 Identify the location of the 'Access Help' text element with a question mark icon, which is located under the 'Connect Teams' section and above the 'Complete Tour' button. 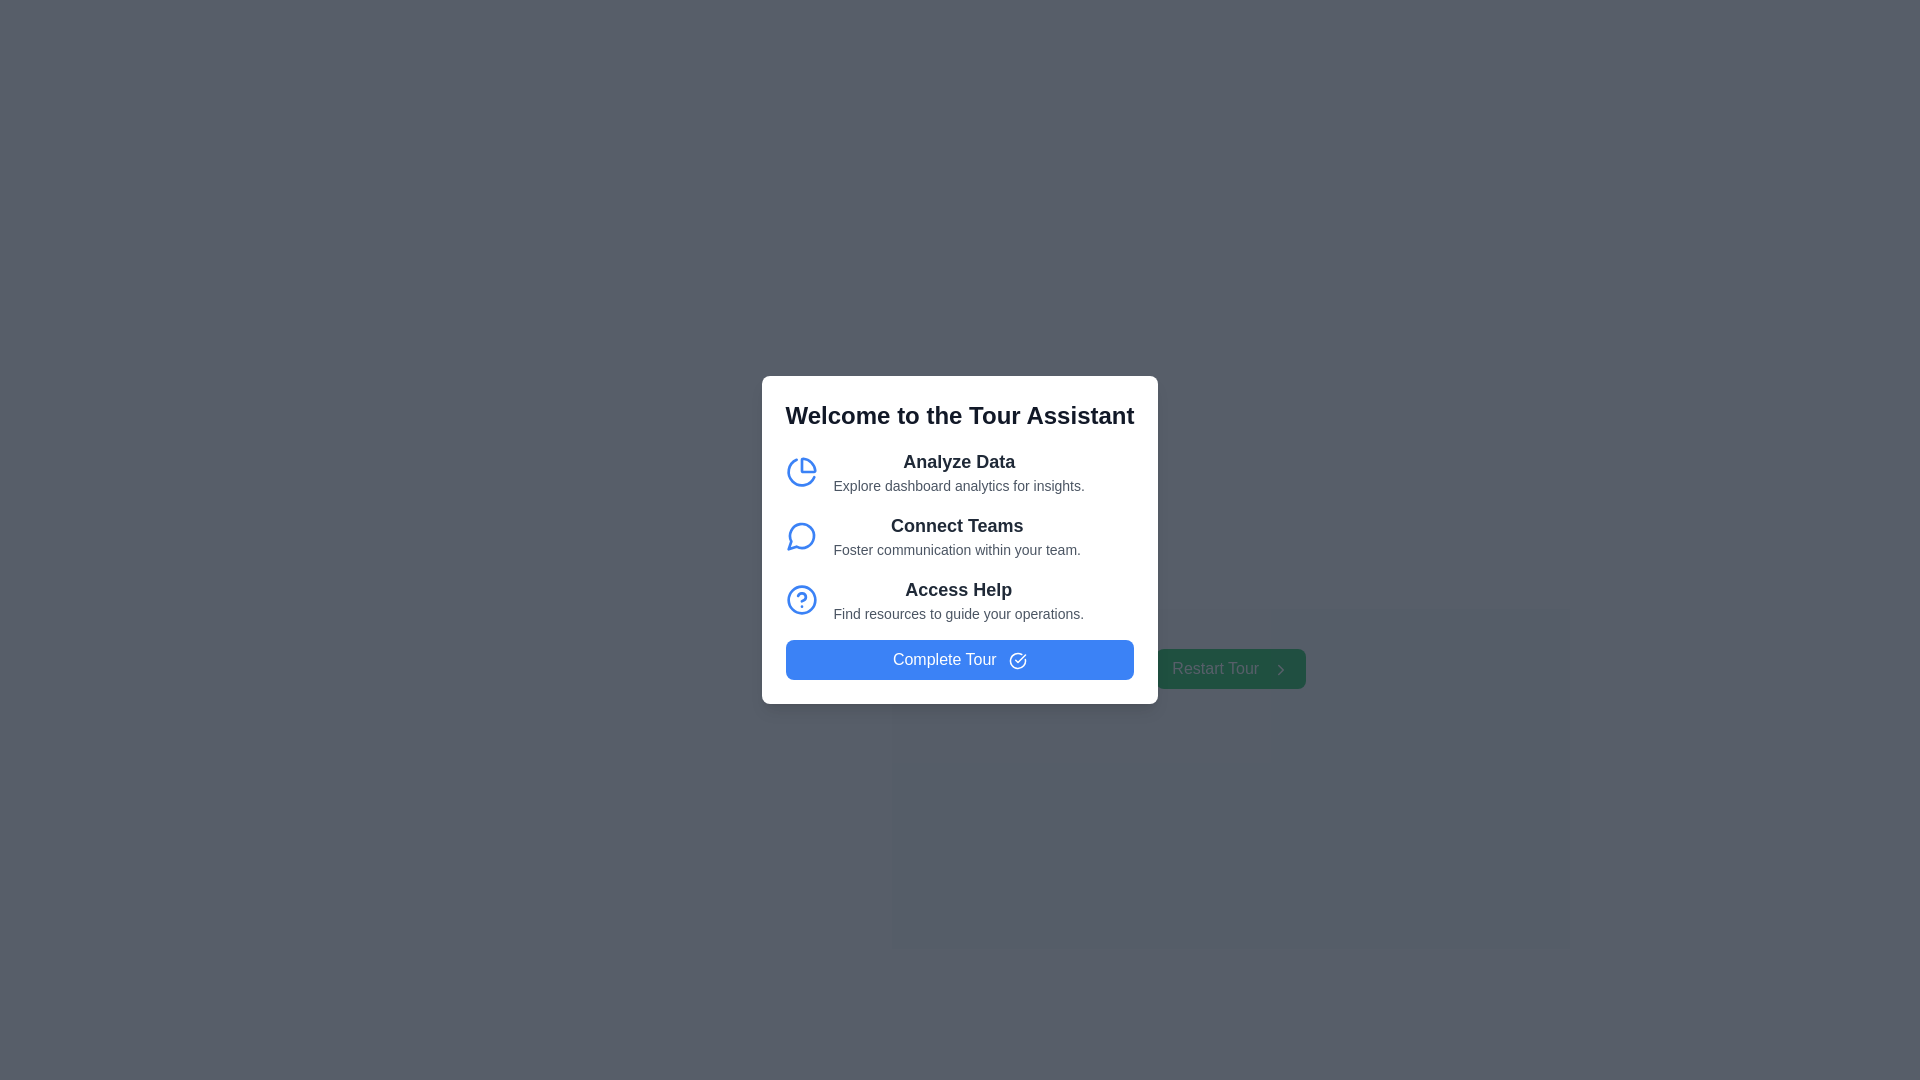
(960, 599).